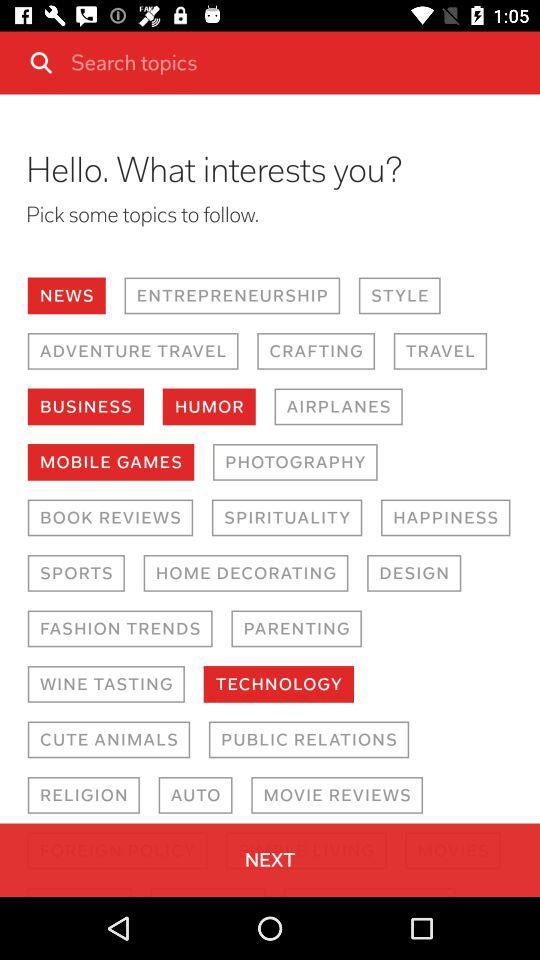 The height and width of the screenshot is (960, 540). I want to click on the icon above religion icon, so click(108, 738).